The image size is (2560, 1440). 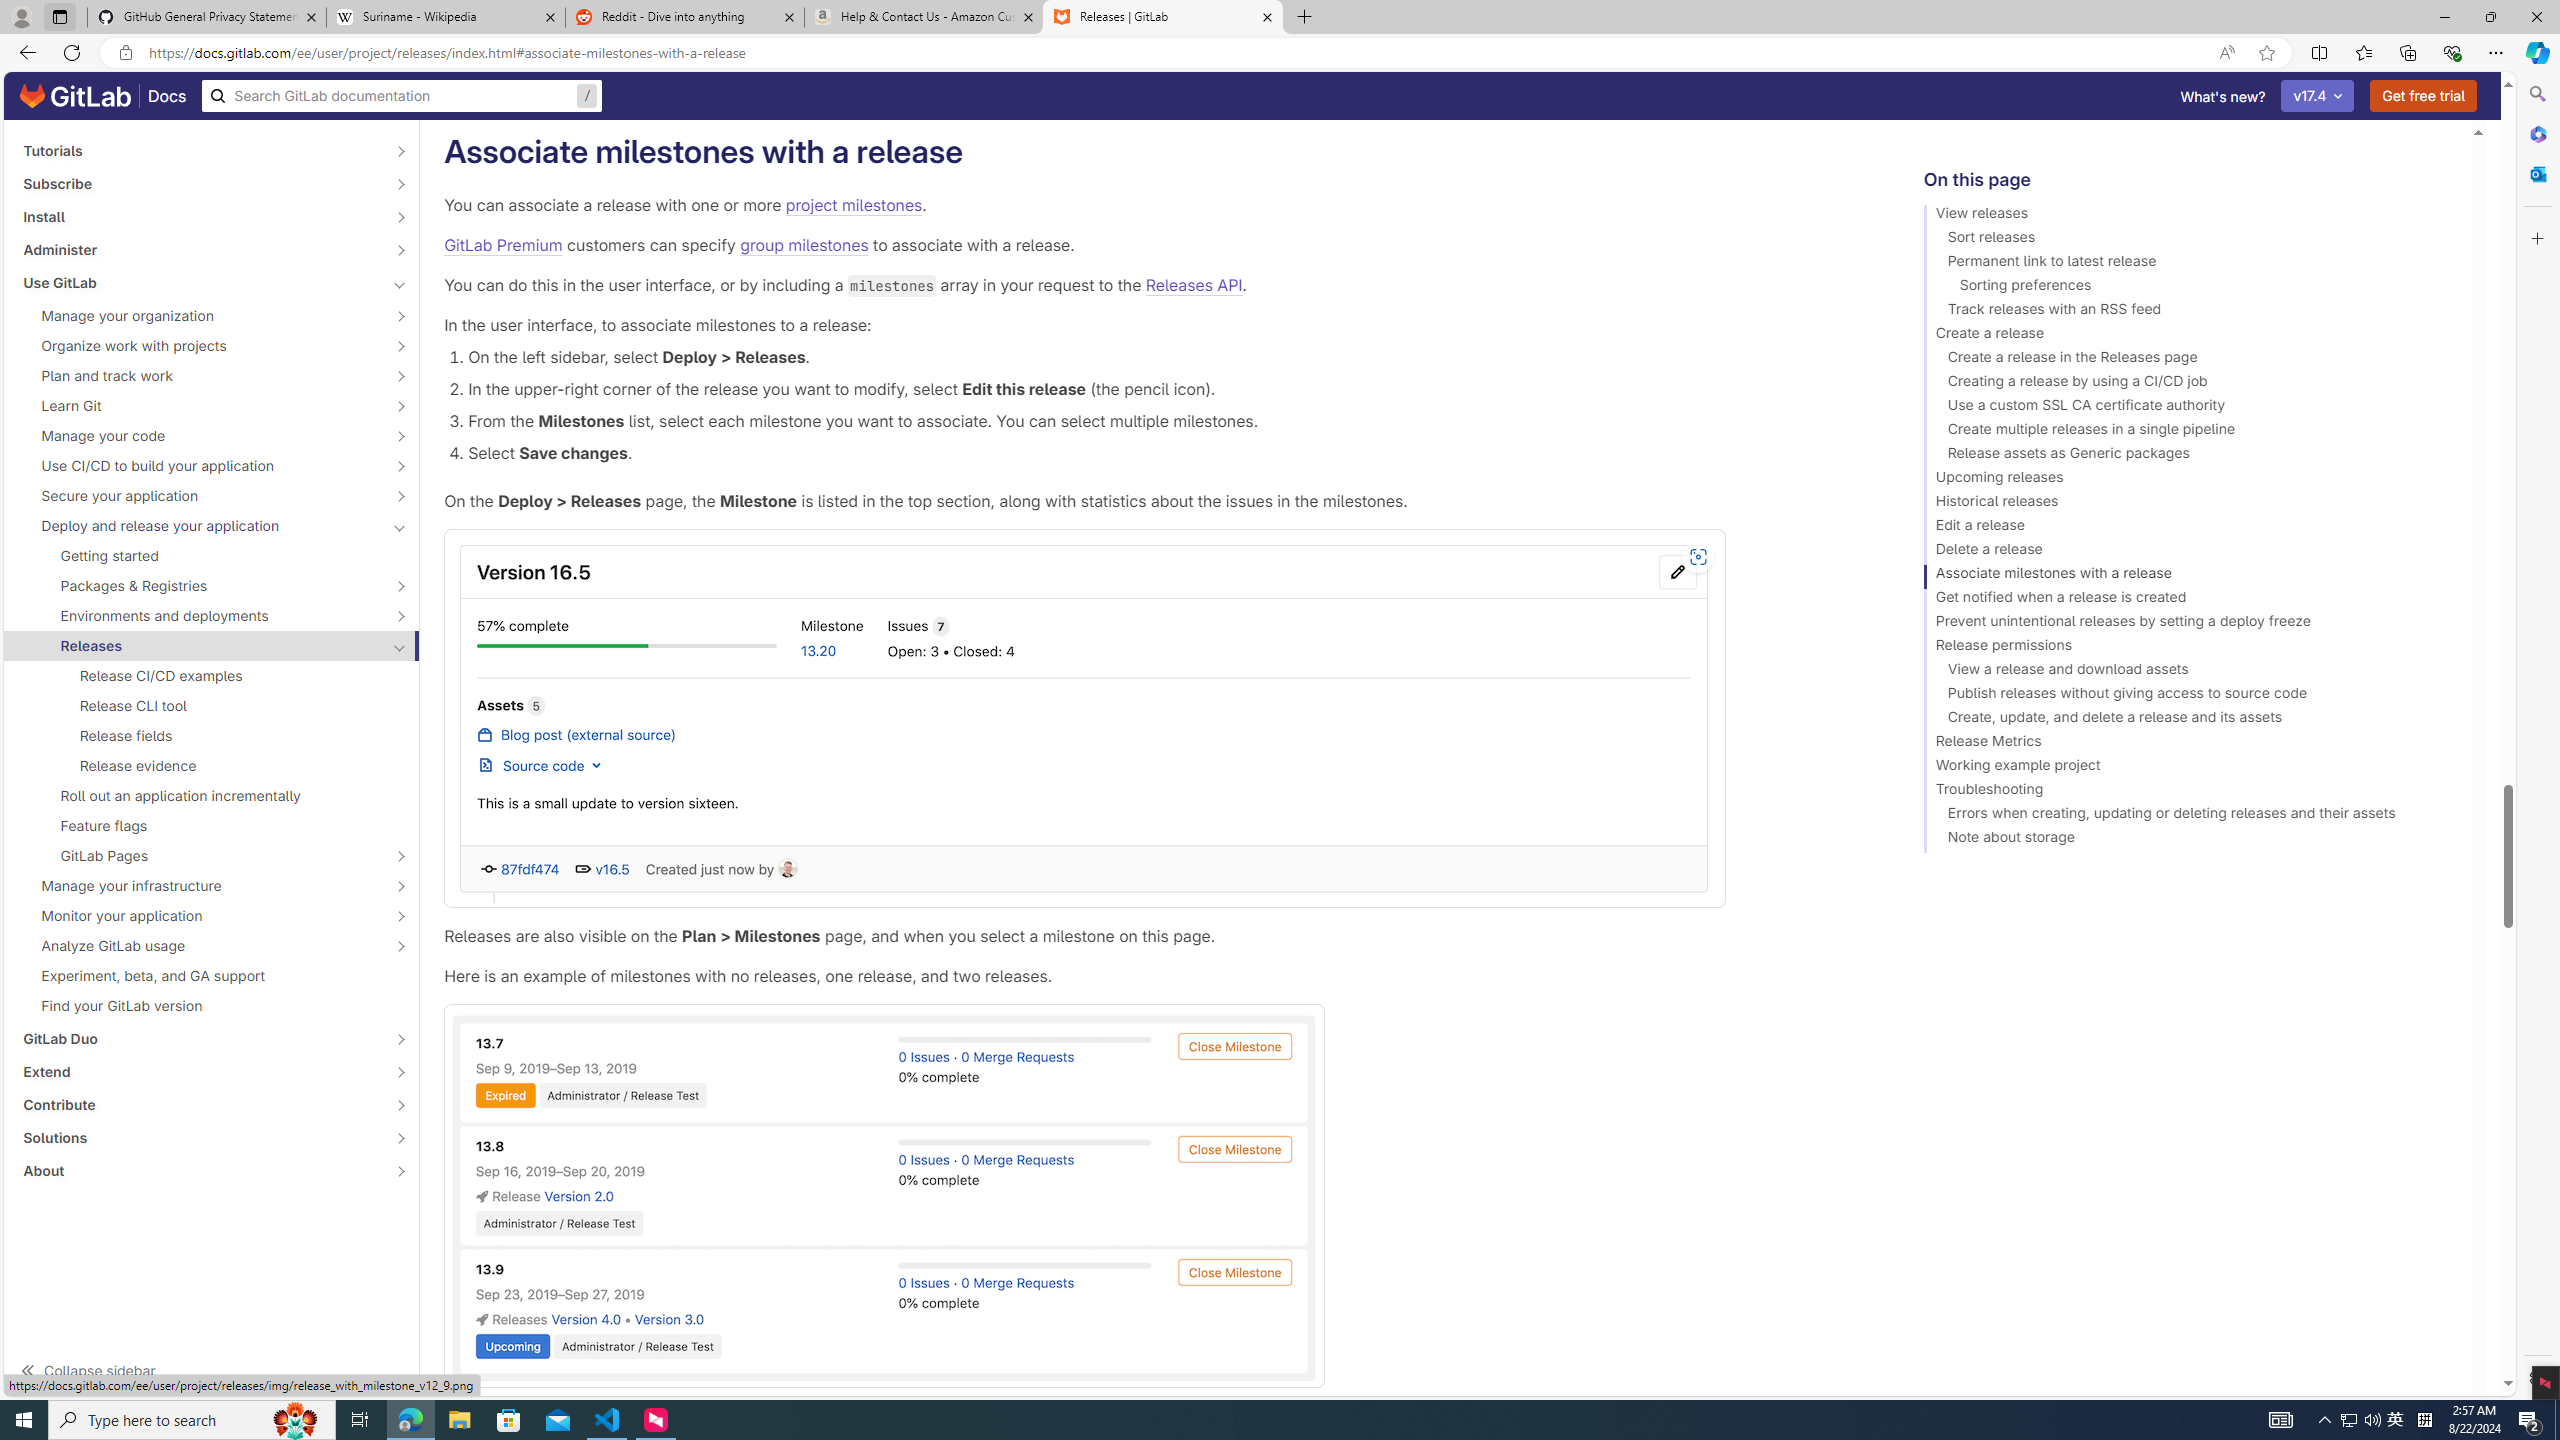 I want to click on 'Sort releases', so click(x=2188, y=240).